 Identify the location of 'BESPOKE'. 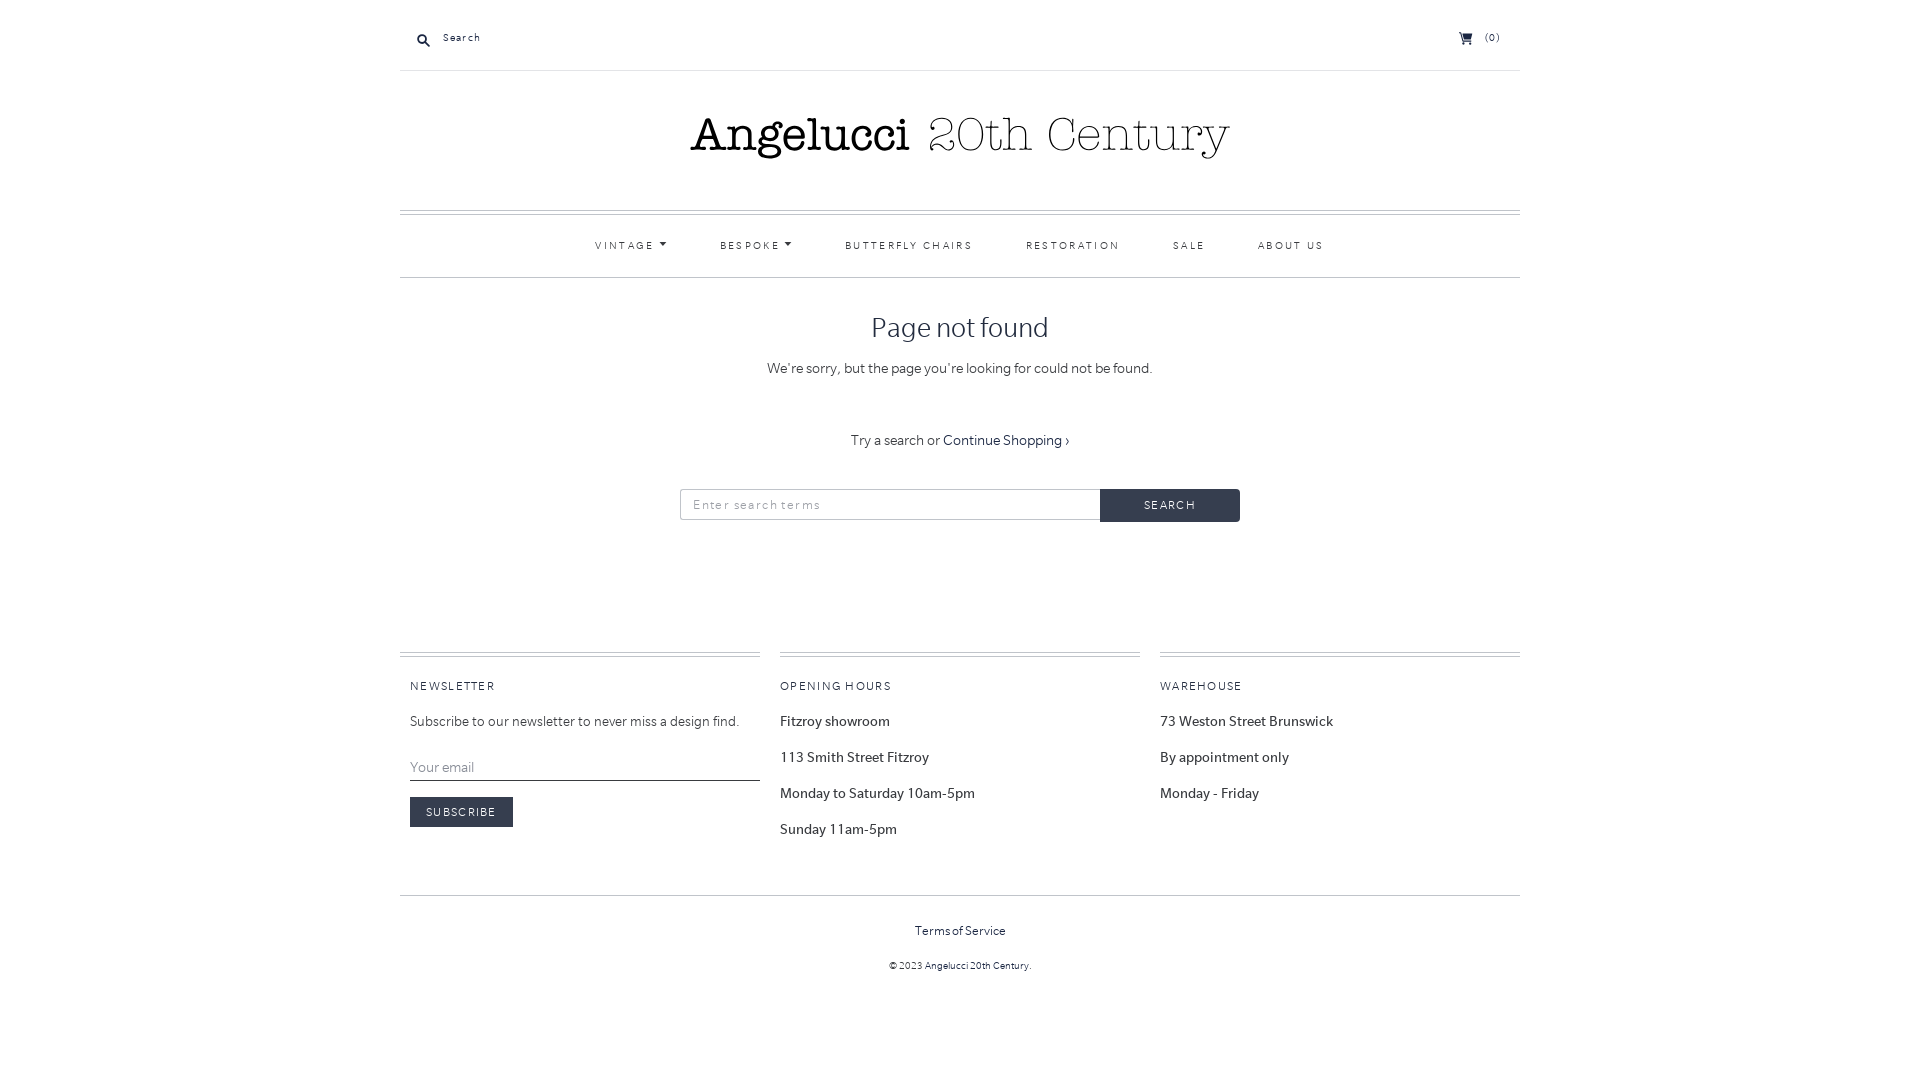
(755, 244).